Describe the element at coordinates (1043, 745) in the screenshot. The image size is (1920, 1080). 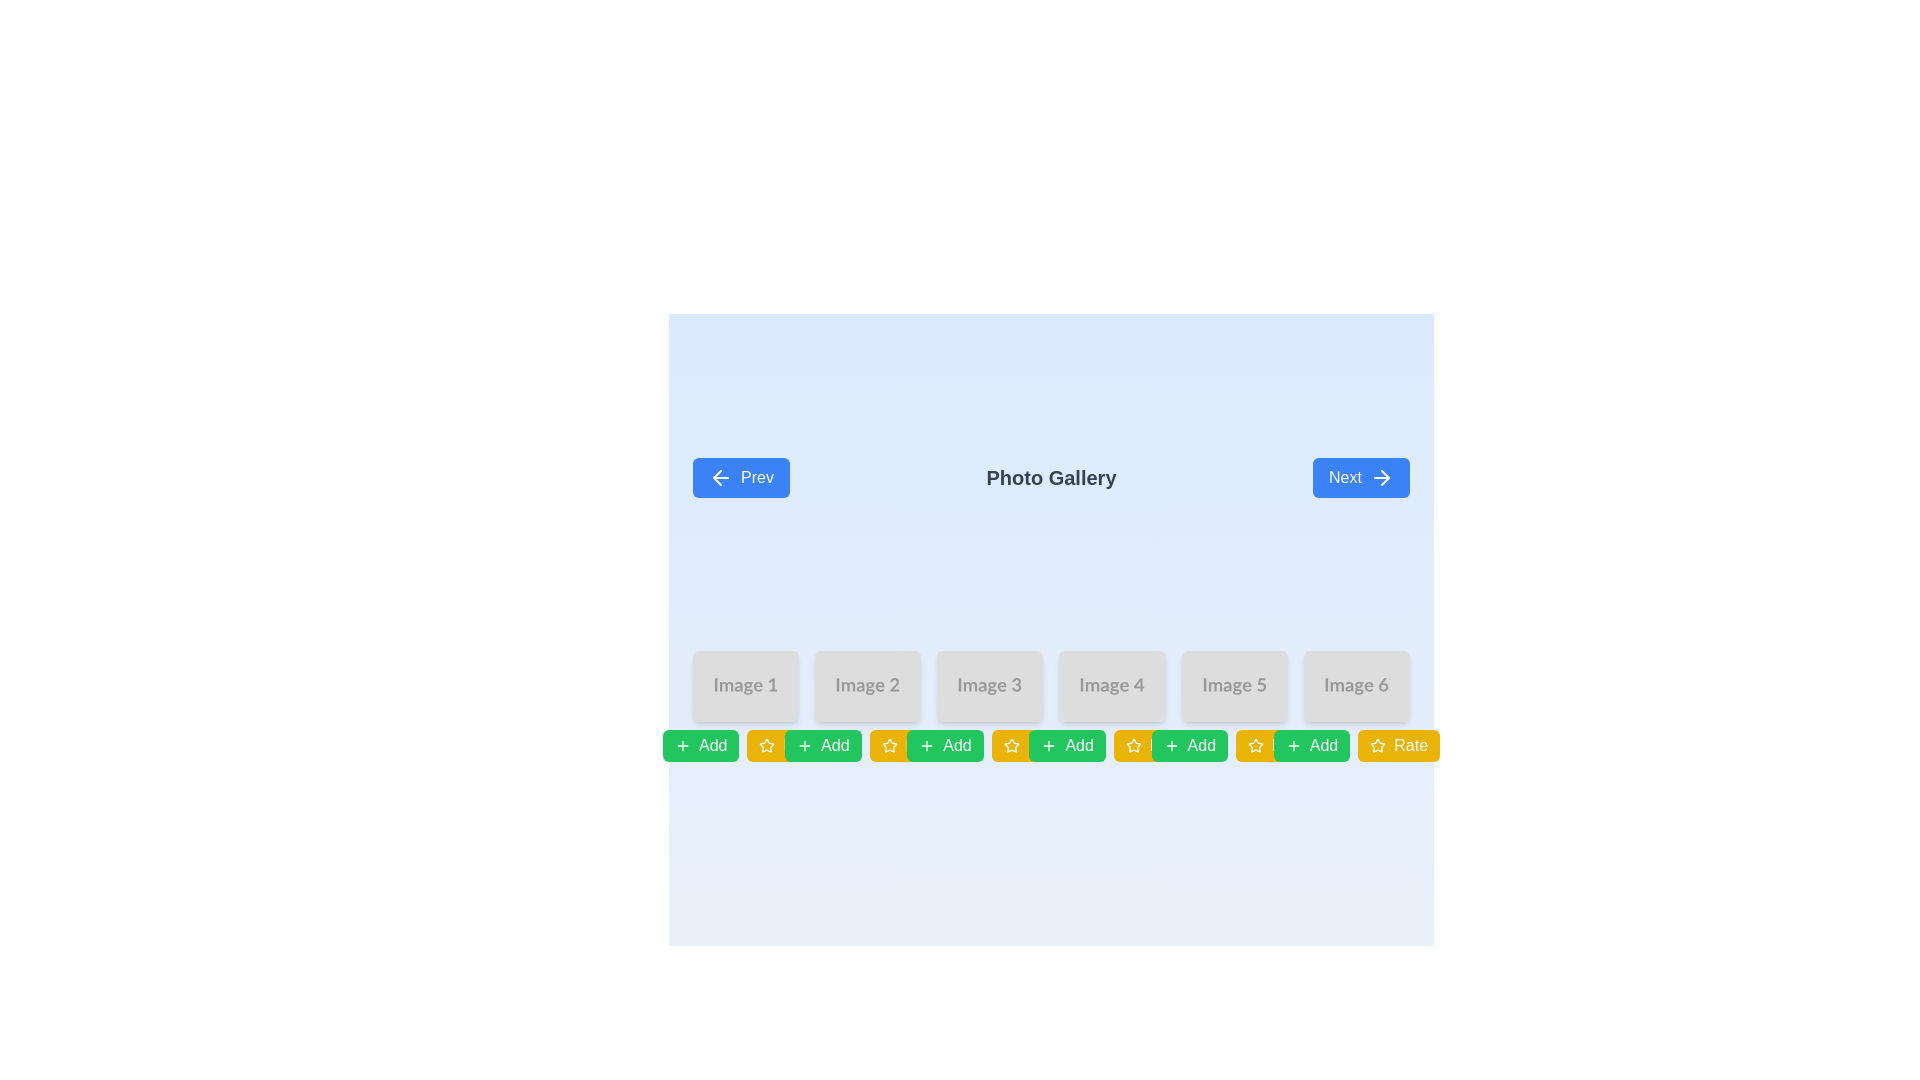
I see `the text label within the yellow button at the far right of the button series, which indicates the functionality related to rating items or content` at that location.